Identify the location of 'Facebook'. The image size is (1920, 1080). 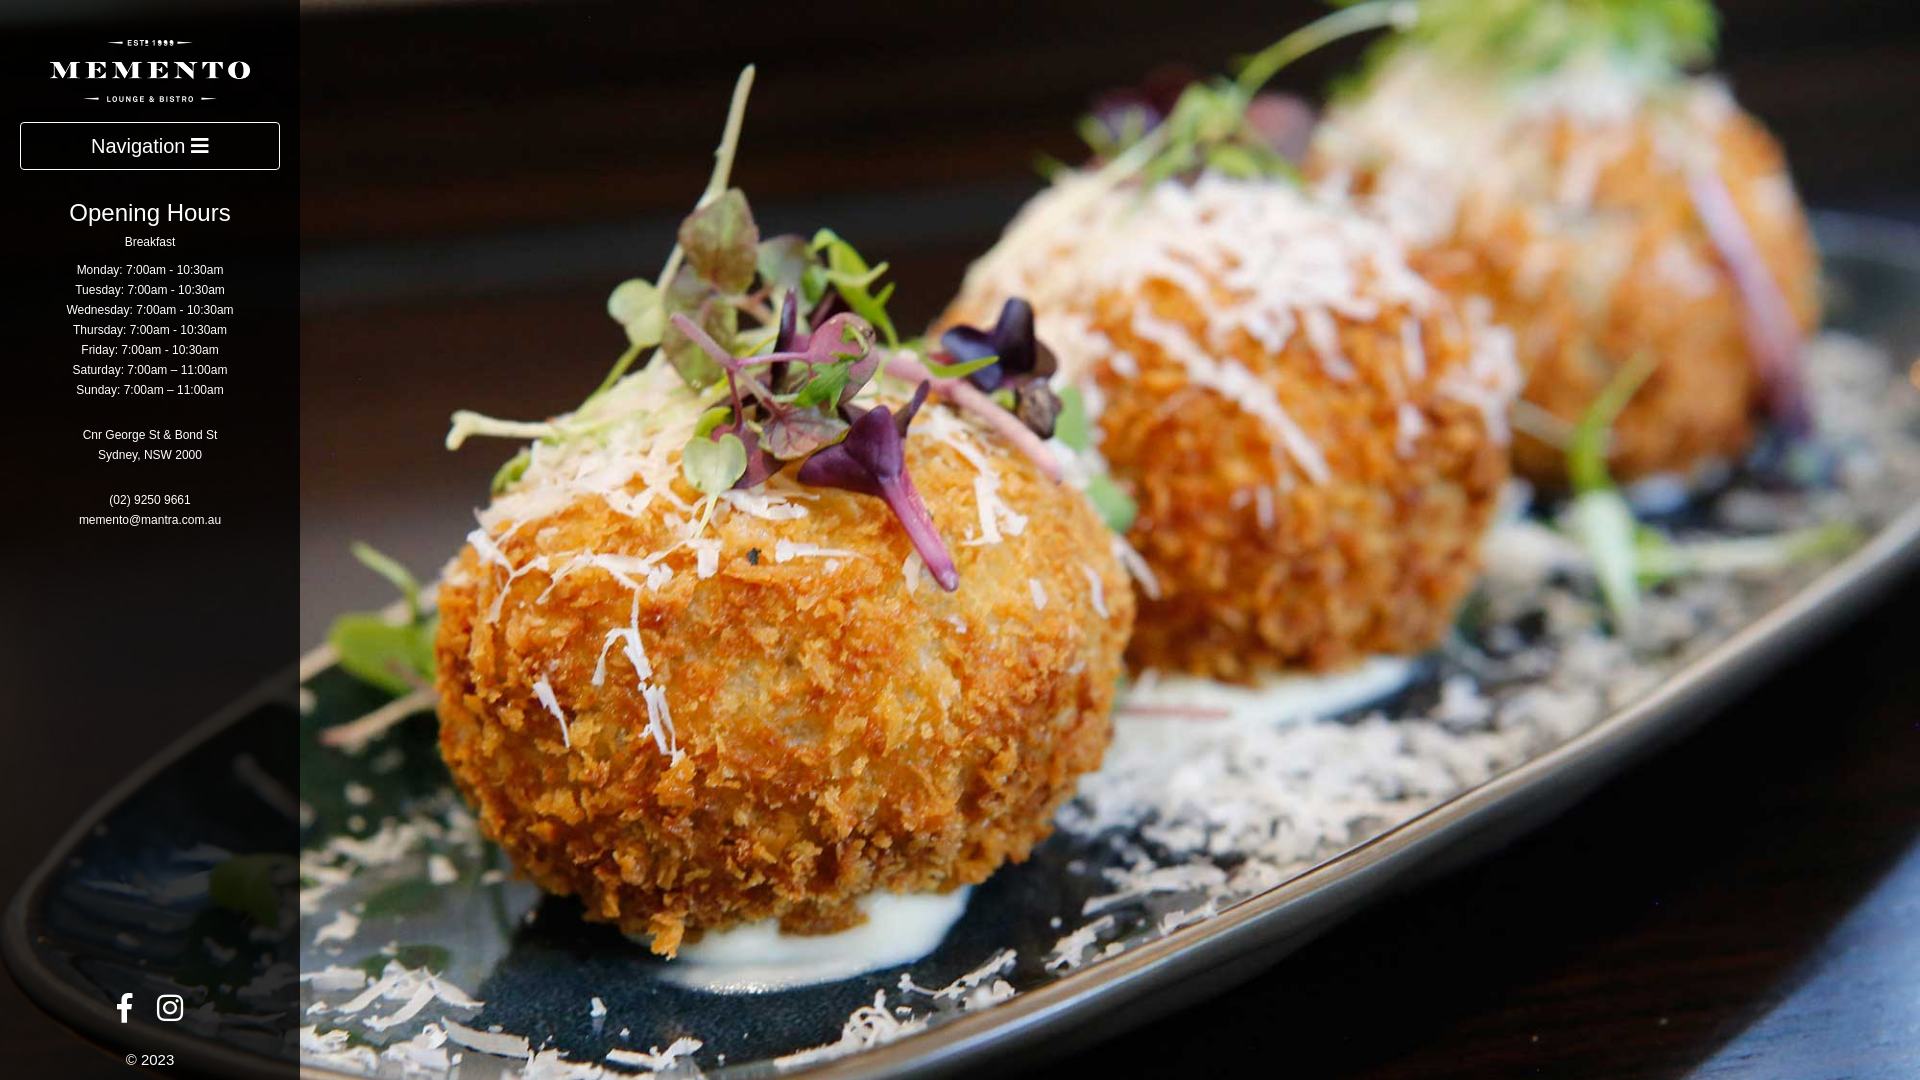
(123, 1013).